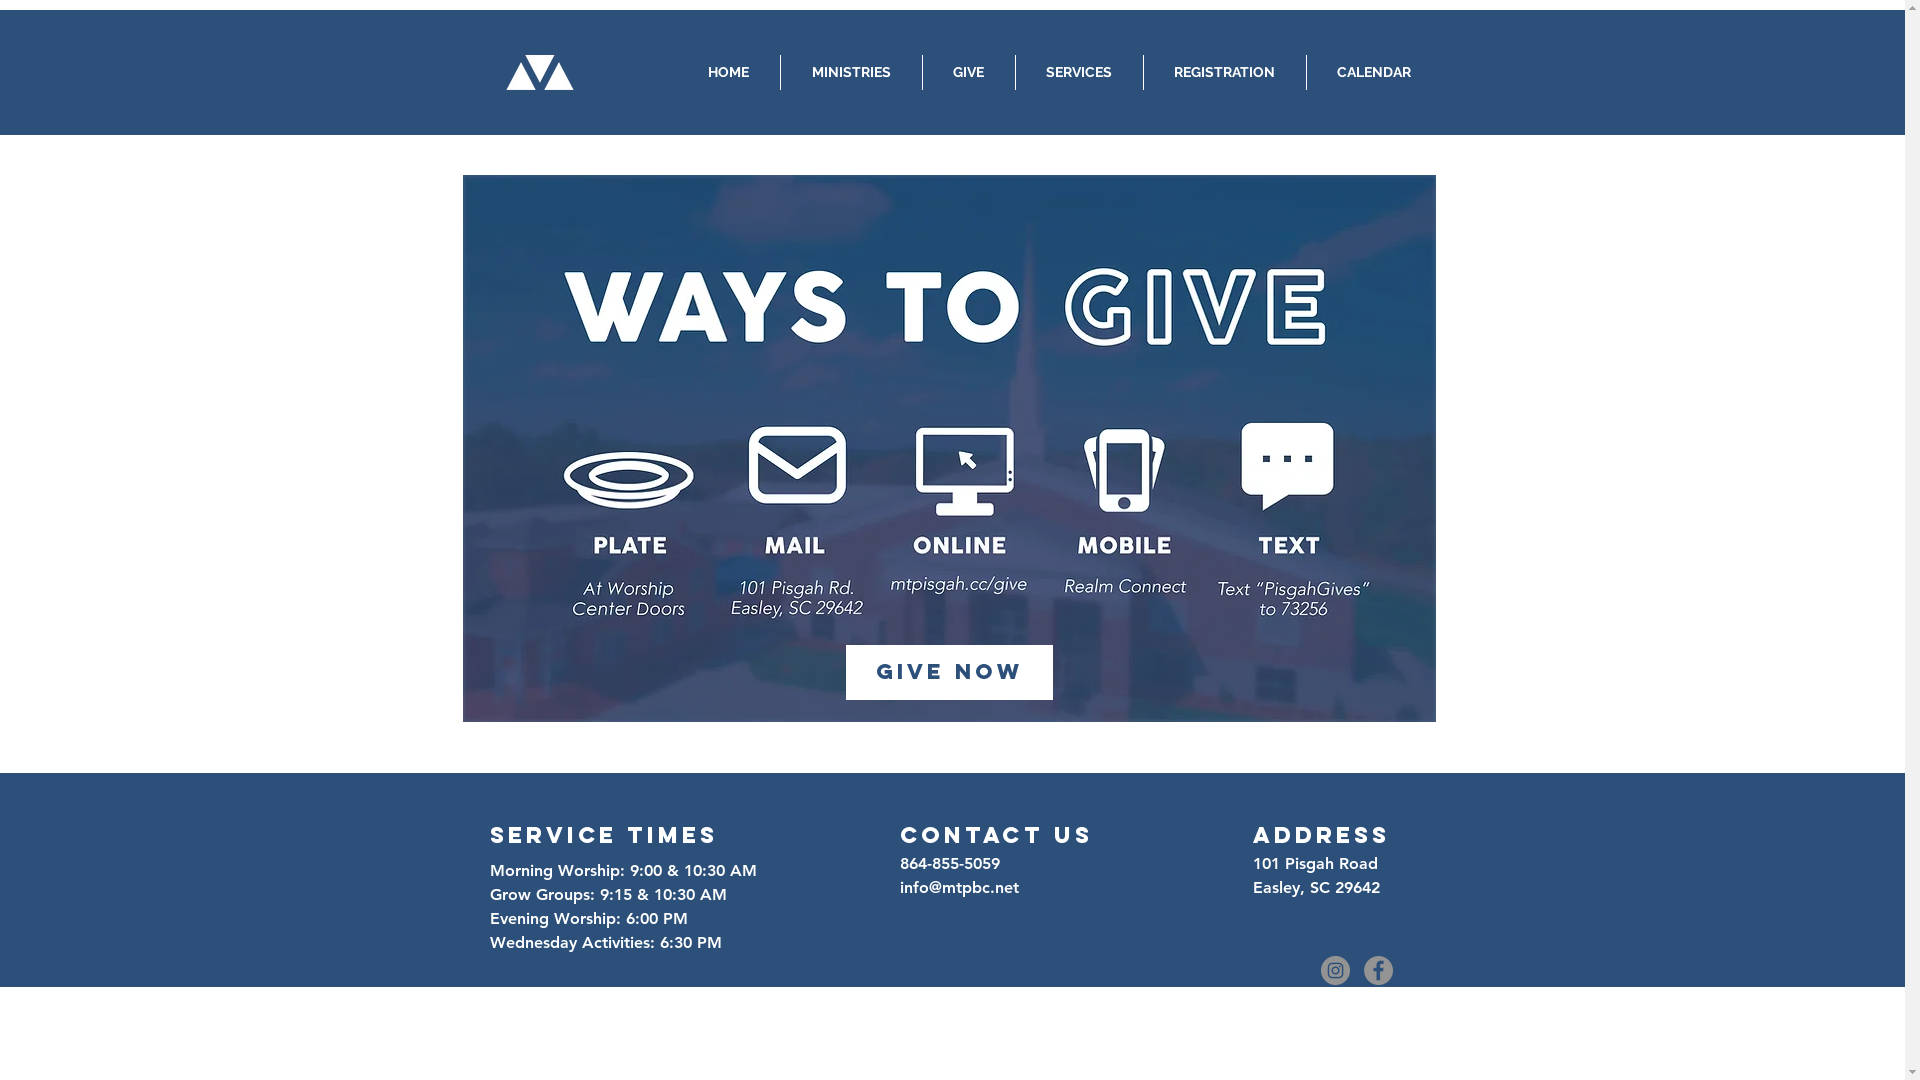 This screenshot has height=1080, width=1920. Describe the element at coordinates (948, 672) in the screenshot. I see `'Give Now'` at that location.